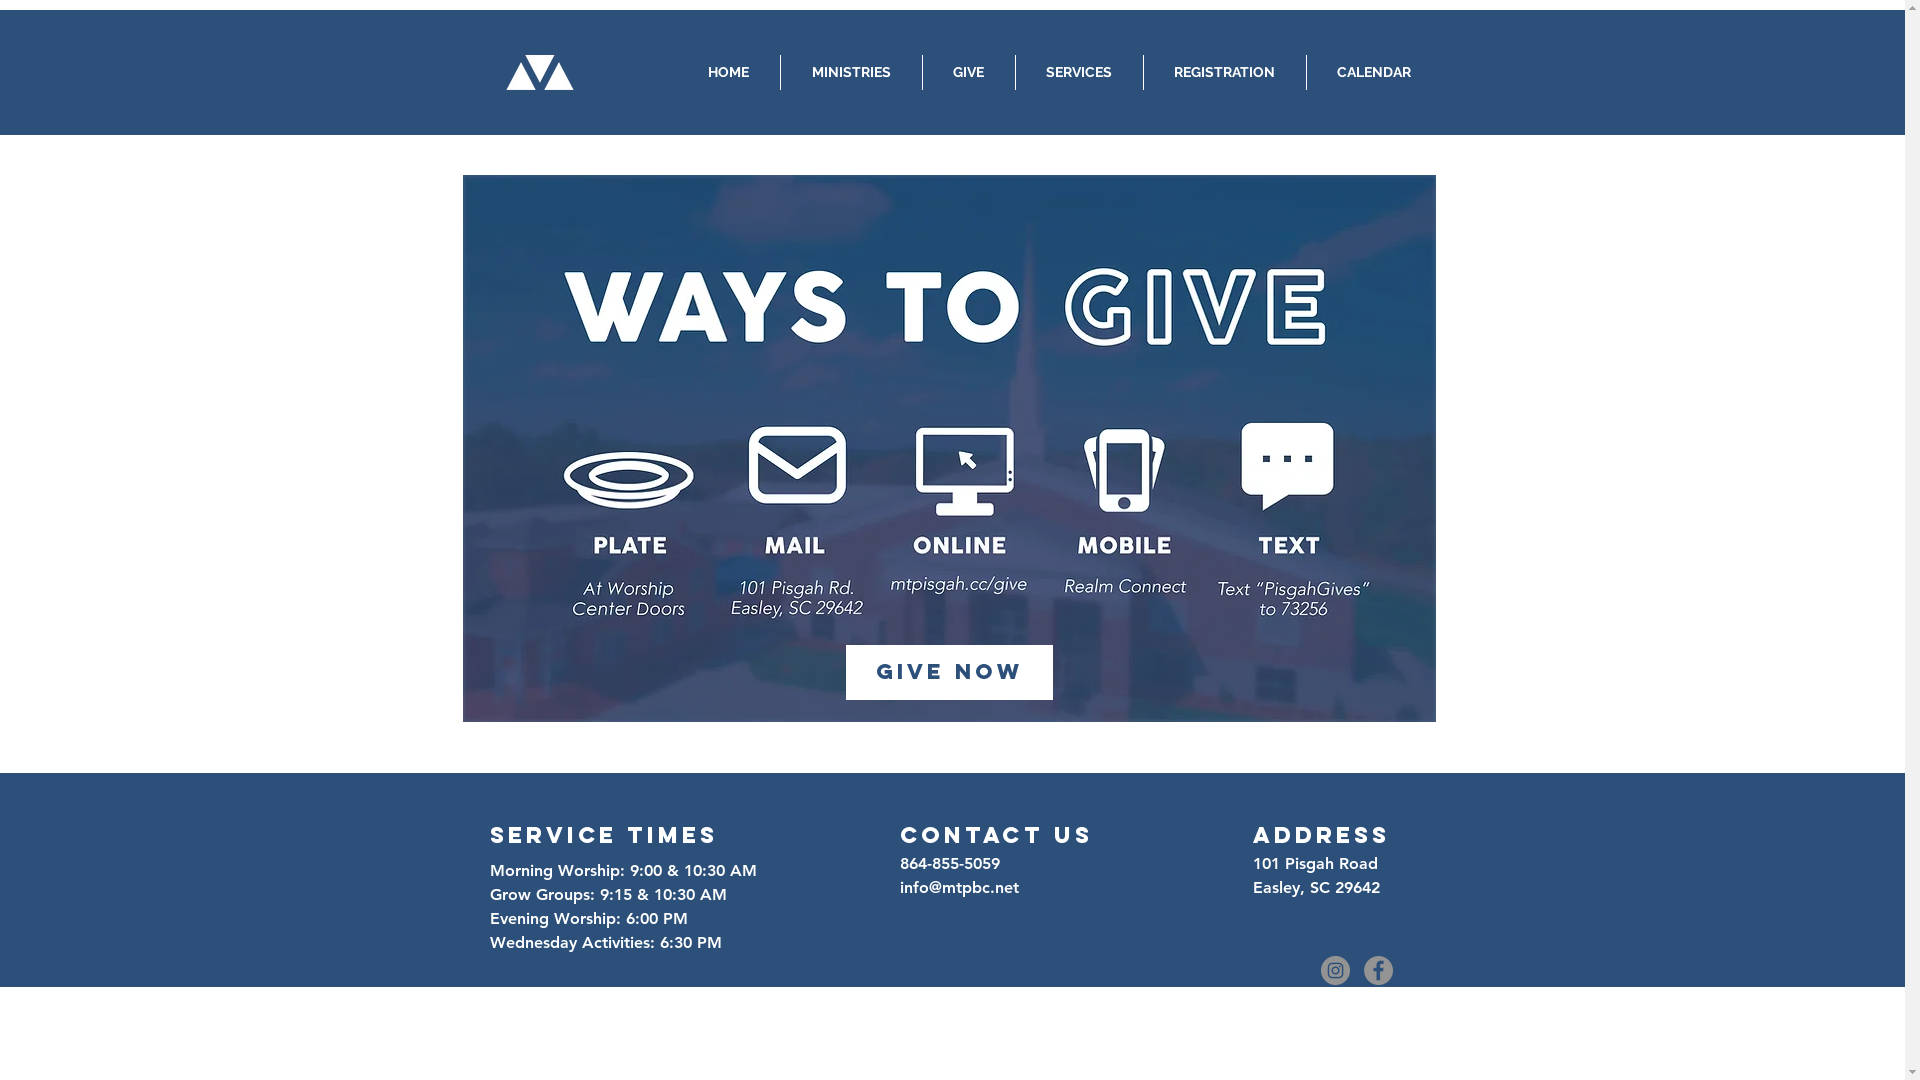 This screenshot has height=1080, width=1920. Describe the element at coordinates (948, 672) in the screenshot. I see `'Give Now'` at that location.